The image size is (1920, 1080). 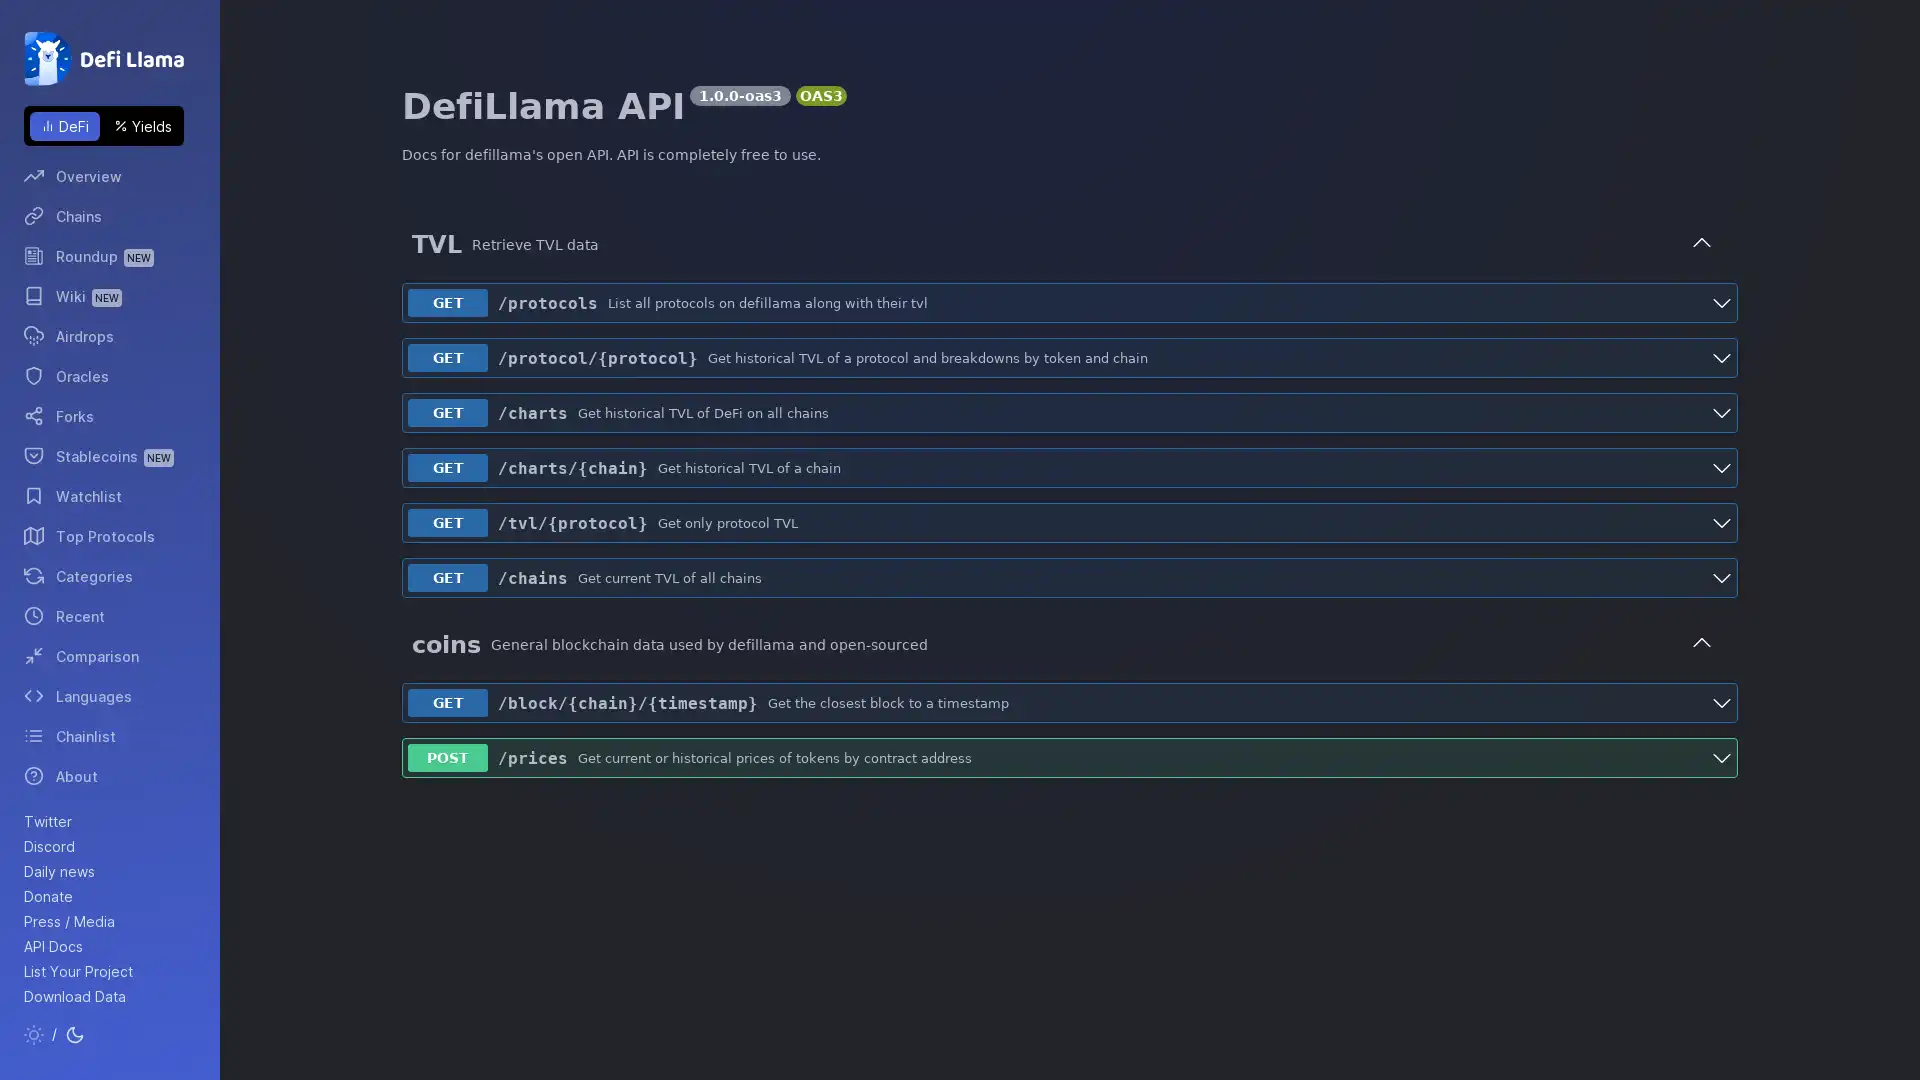 What do you see at coordinates (1701, 644) in the screenshot?
I see `Collapse operation` at bounding box center [1701, 644].